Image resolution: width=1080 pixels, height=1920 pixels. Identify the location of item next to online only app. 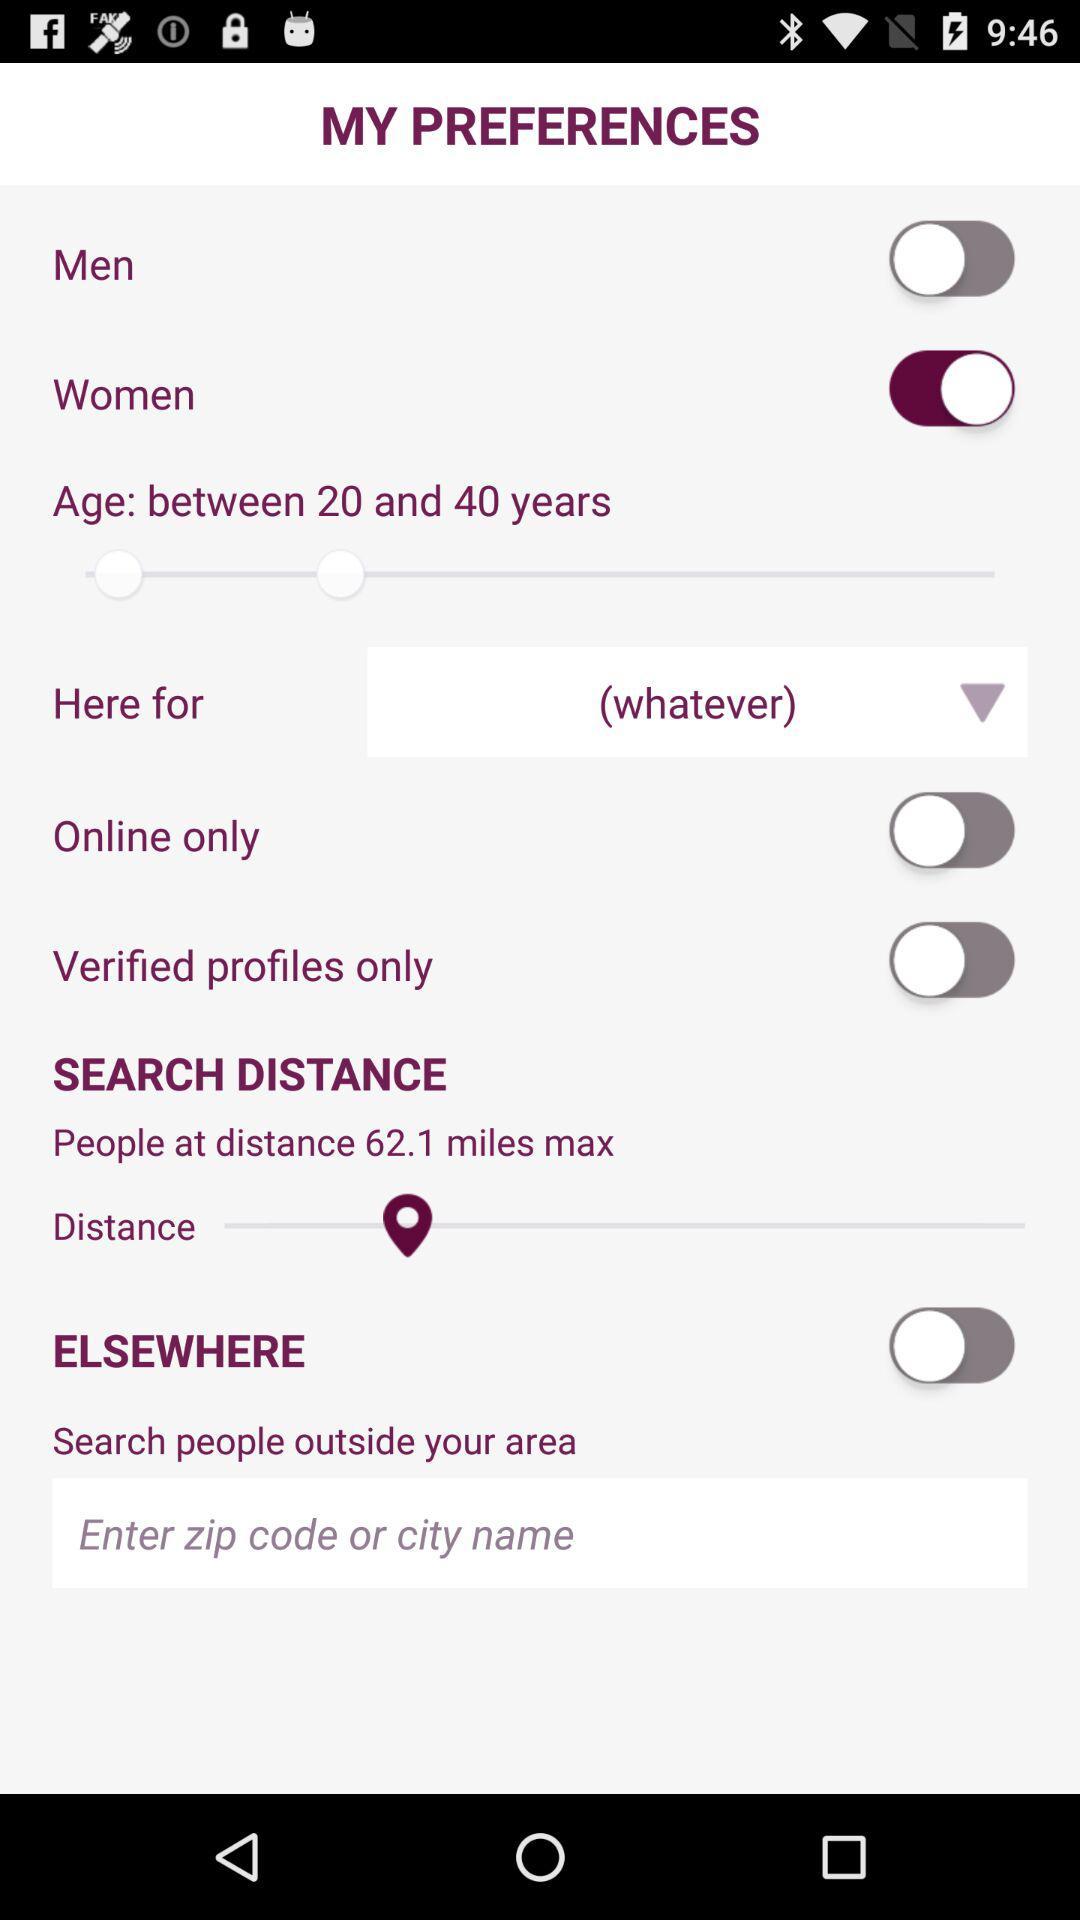
(952, 834).